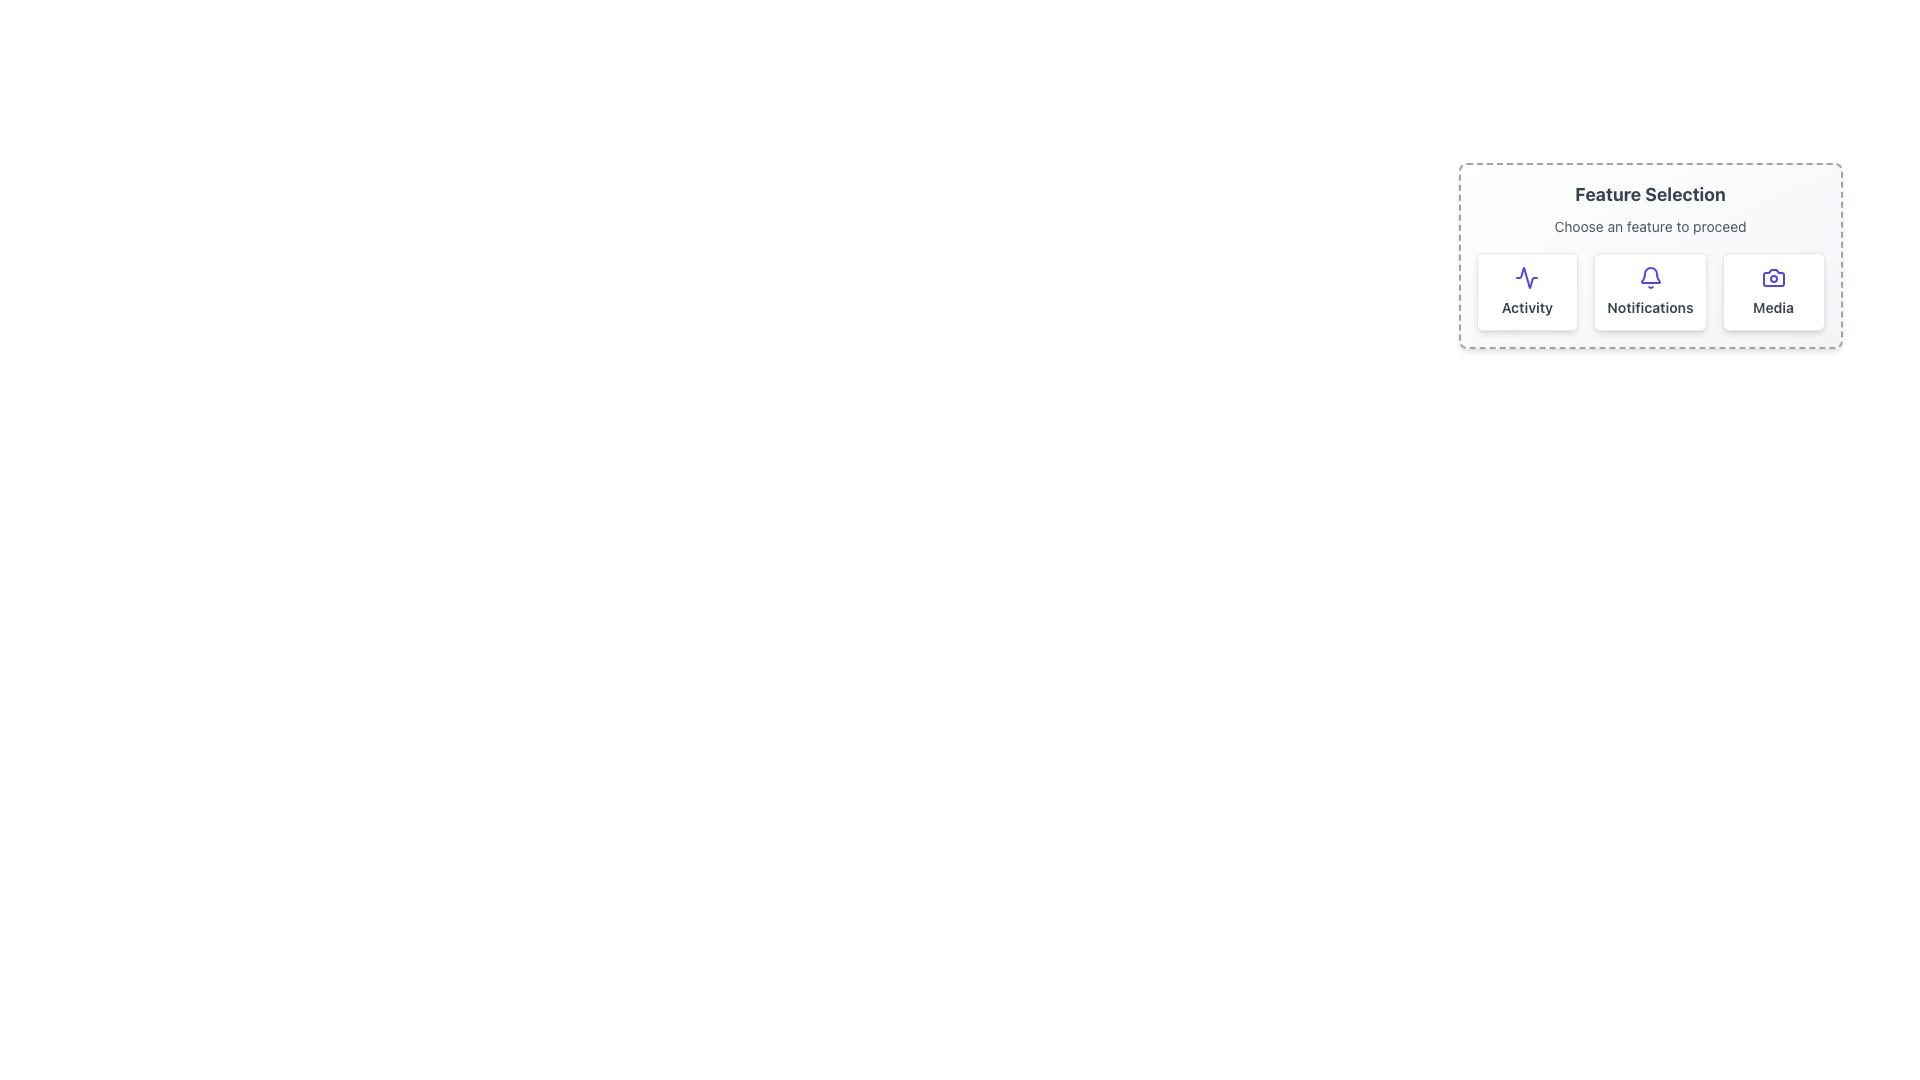 The width and height of the screenshot is (1920, 1080). Describe the element at coordinates (1650, 277) in the screenshot. I see `the vibrant indigo bell-shaped icon within the 'Notifications' button` at that location.